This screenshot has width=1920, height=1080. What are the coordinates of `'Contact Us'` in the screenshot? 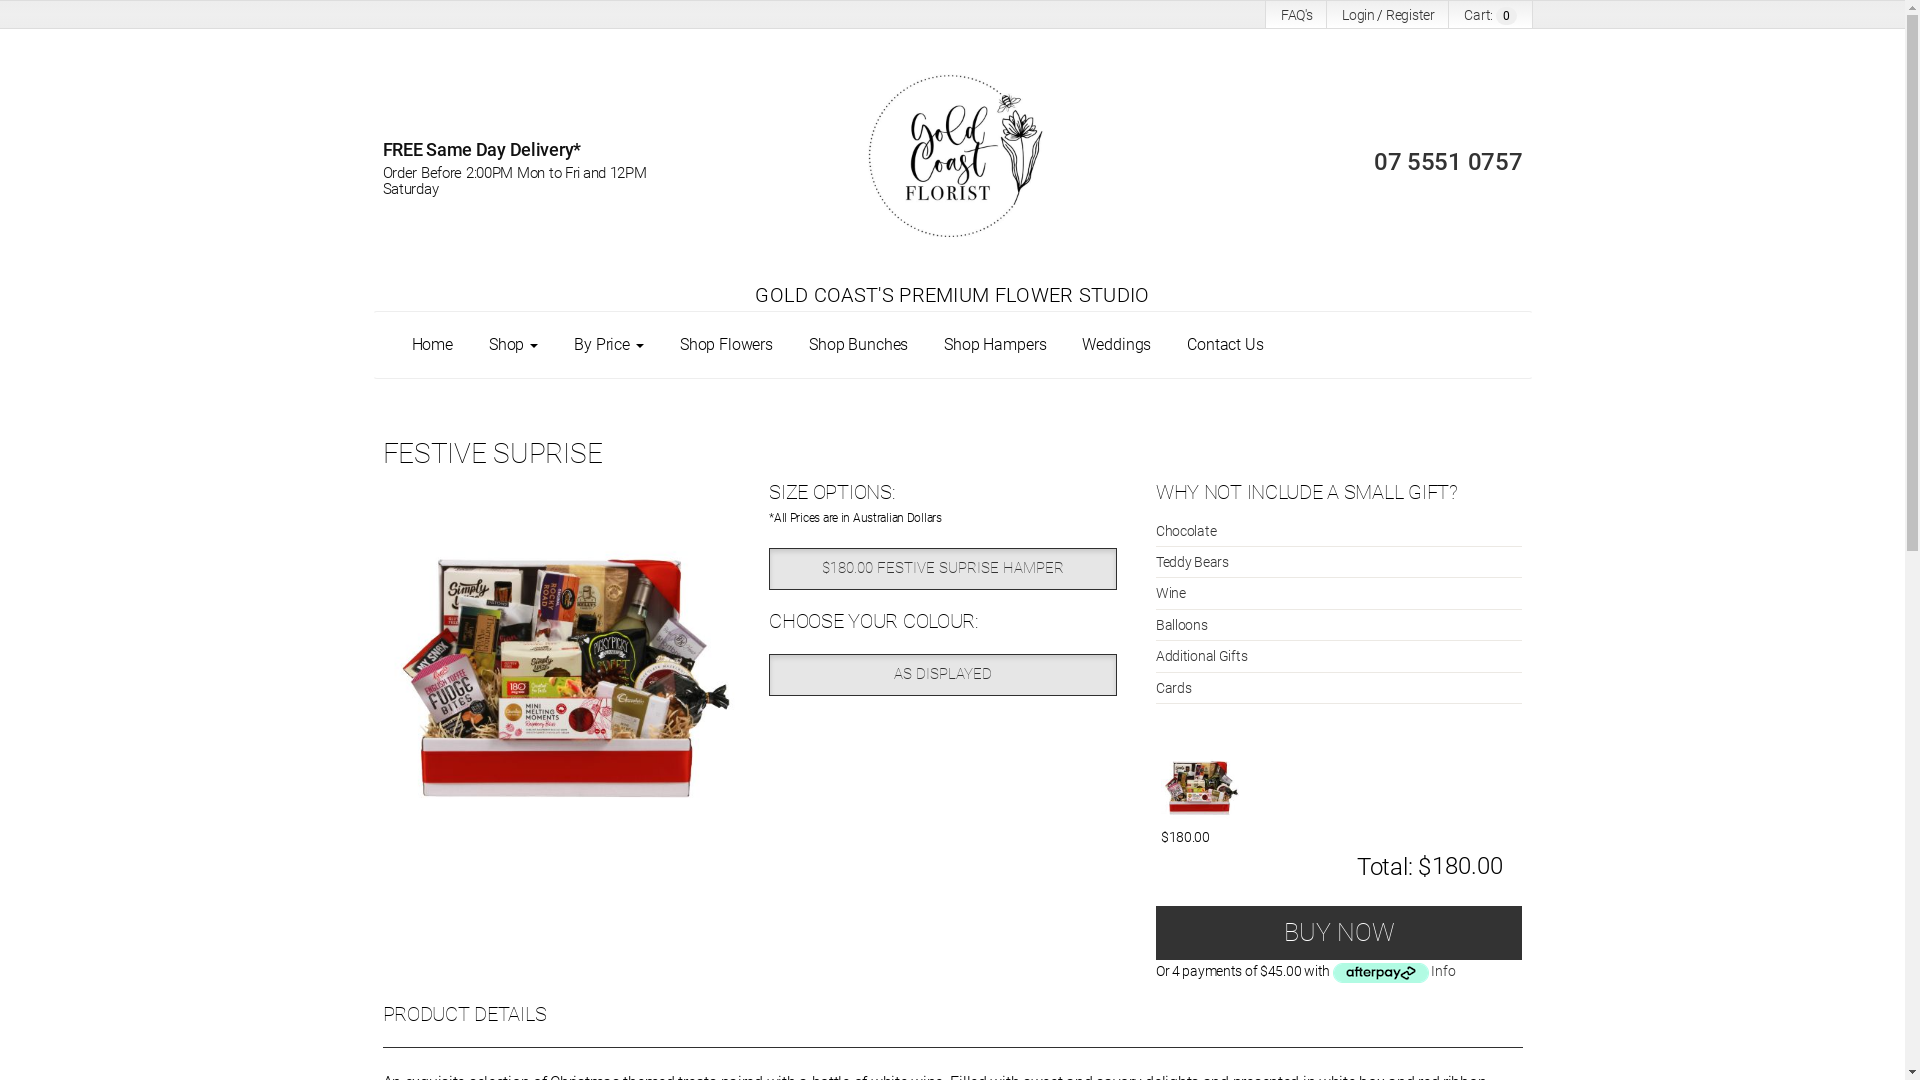 It's located at (1224, 343).